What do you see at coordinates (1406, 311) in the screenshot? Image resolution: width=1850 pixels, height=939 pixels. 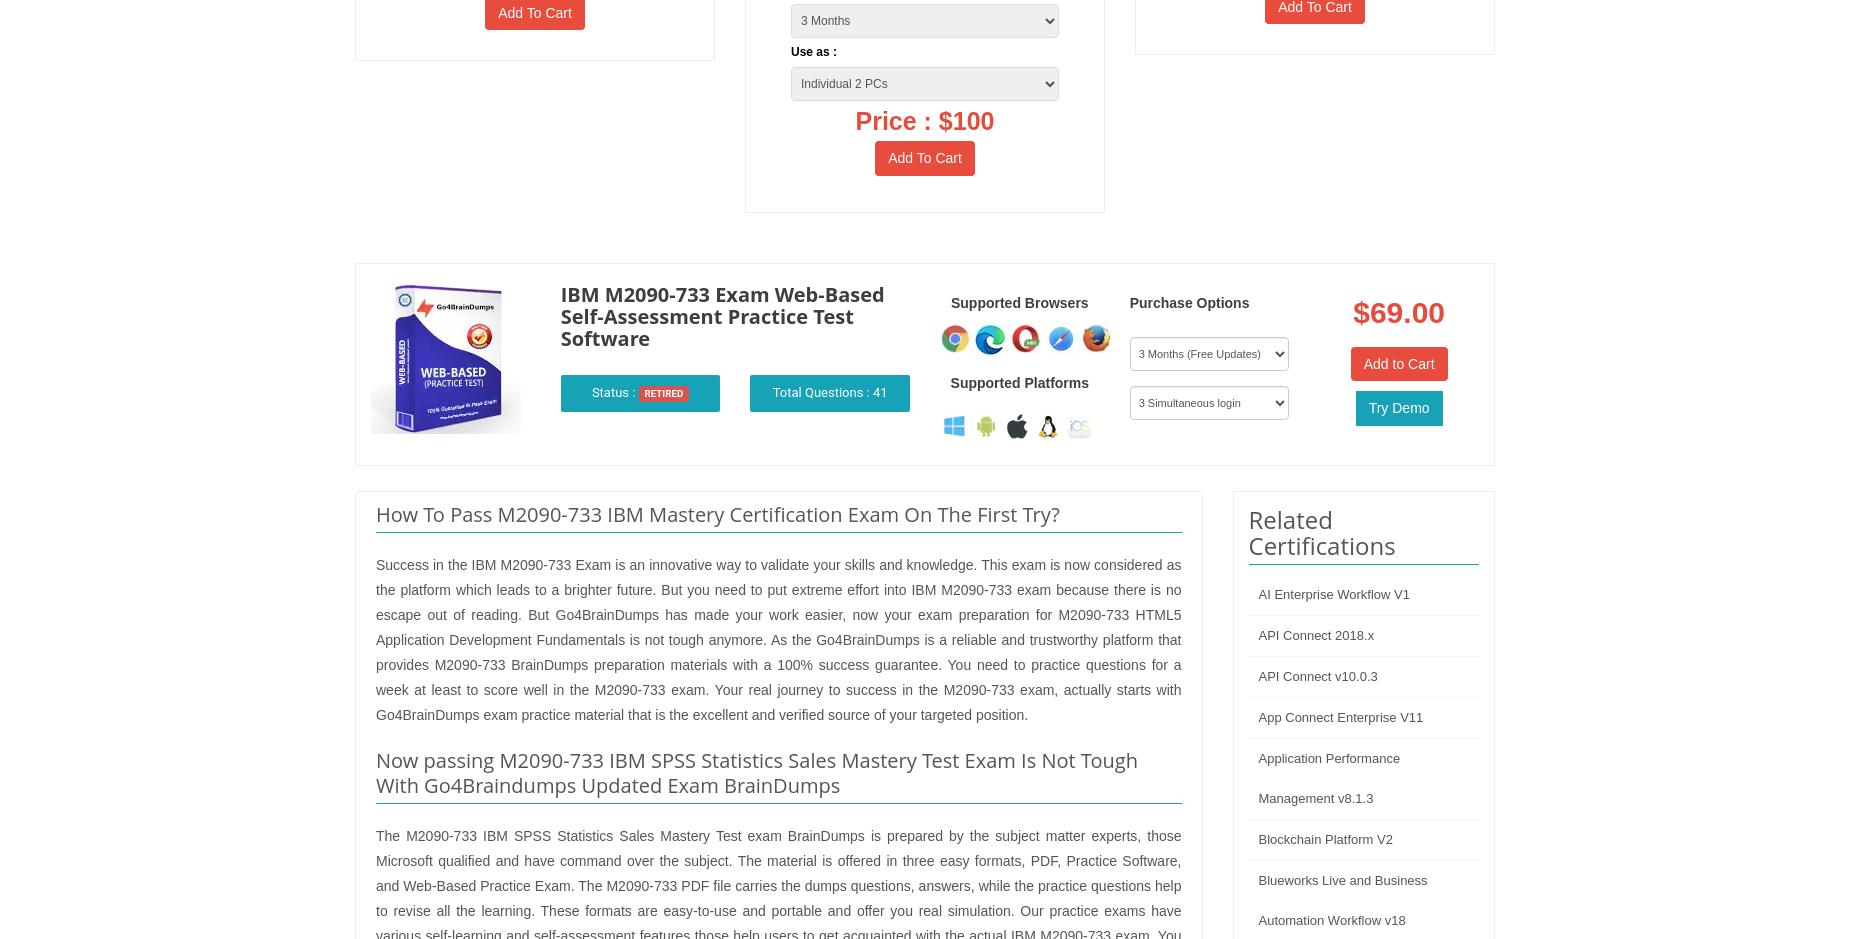 I see `'69.00'` at bounding box center [1406, 311].